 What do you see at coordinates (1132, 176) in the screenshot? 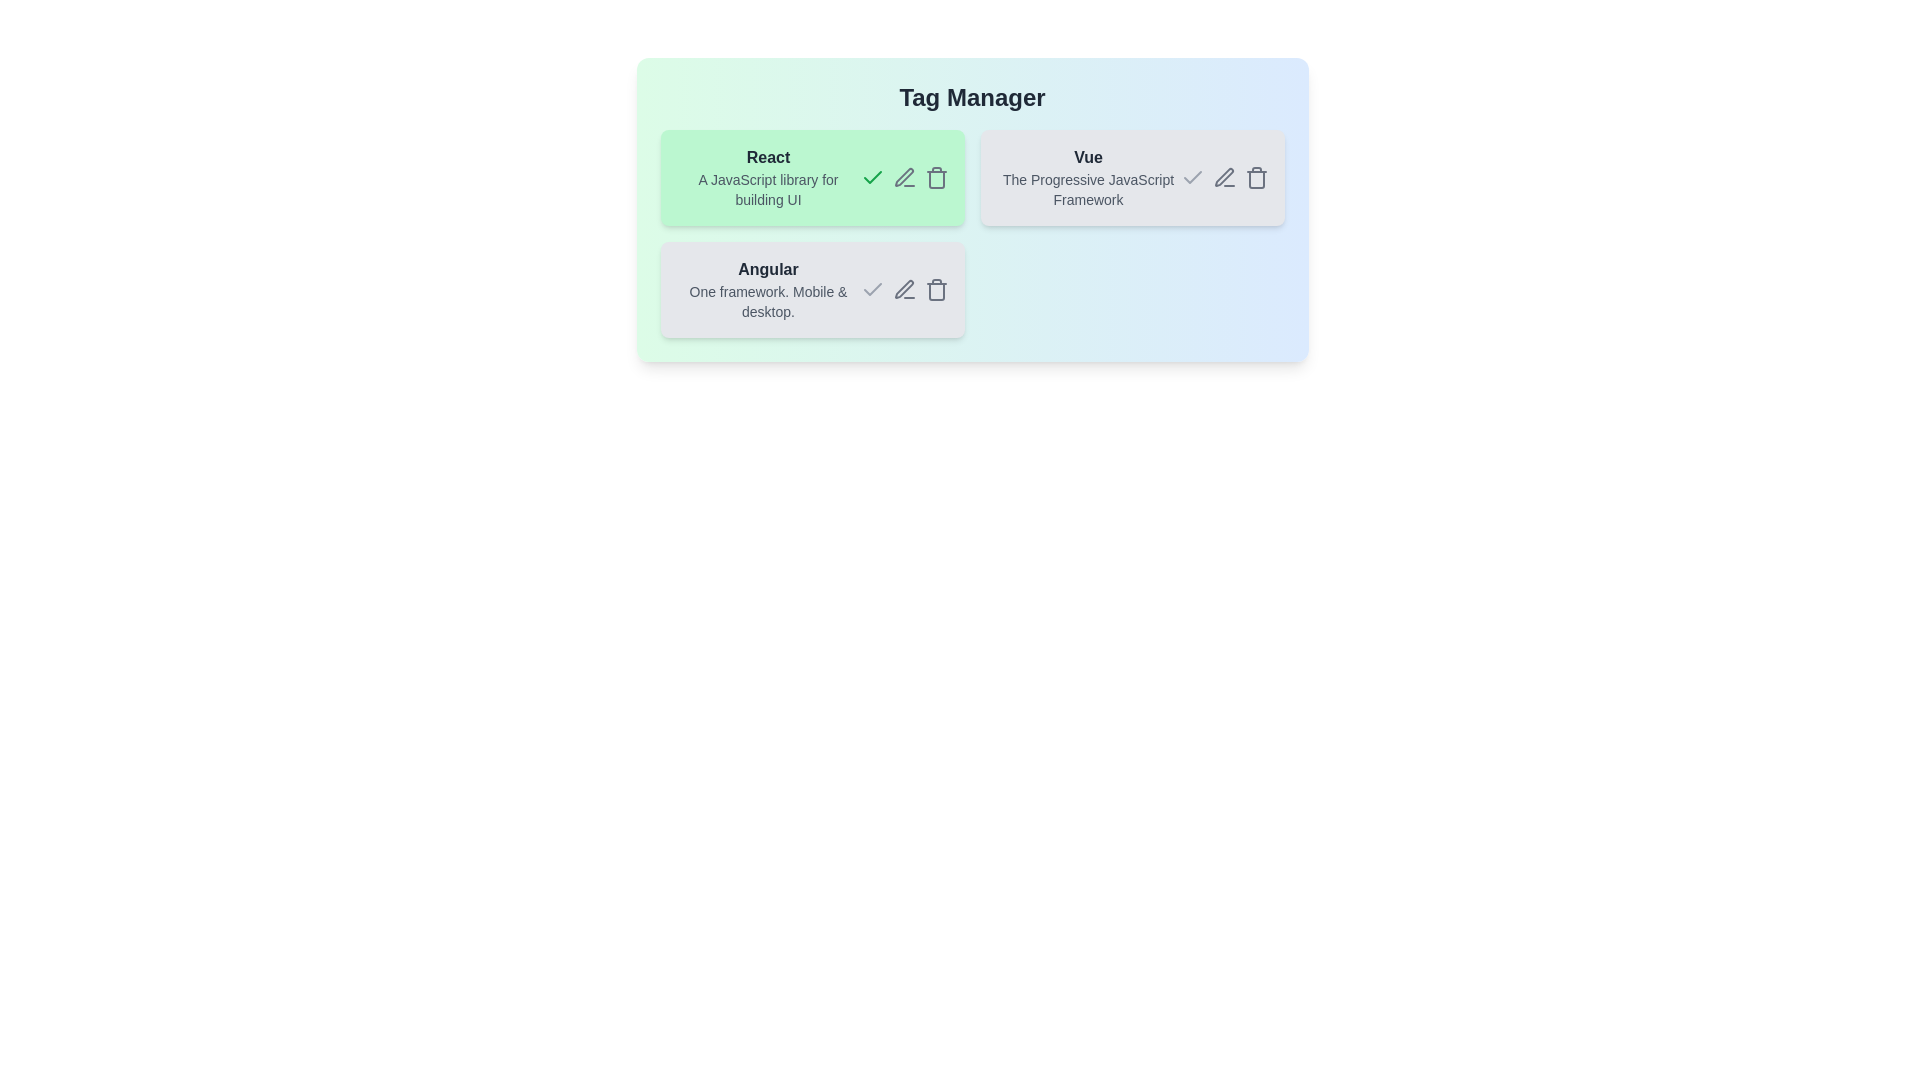
I see `the tag Vue` at bounding box center [1132, 176].